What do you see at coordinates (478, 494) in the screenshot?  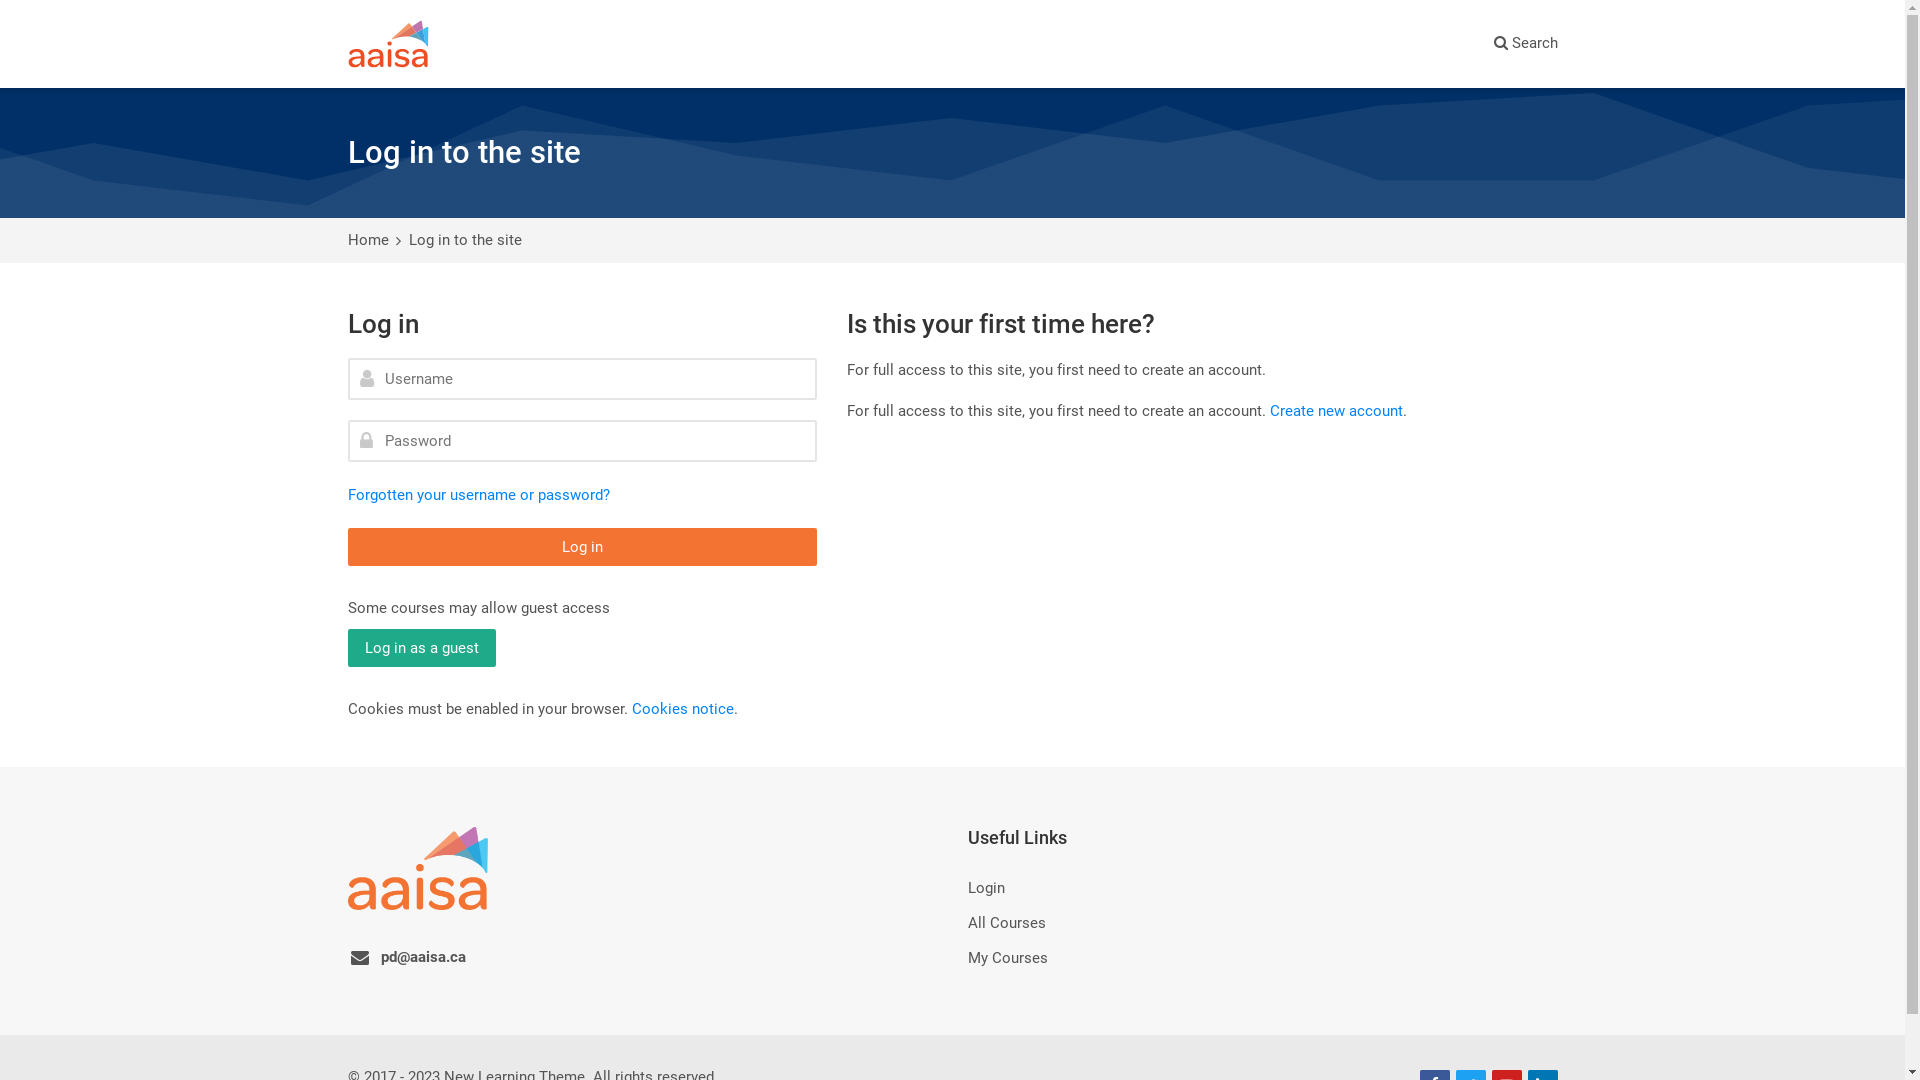 I see `'Forgotten your username or password?'` at bounding box center [478, 494].